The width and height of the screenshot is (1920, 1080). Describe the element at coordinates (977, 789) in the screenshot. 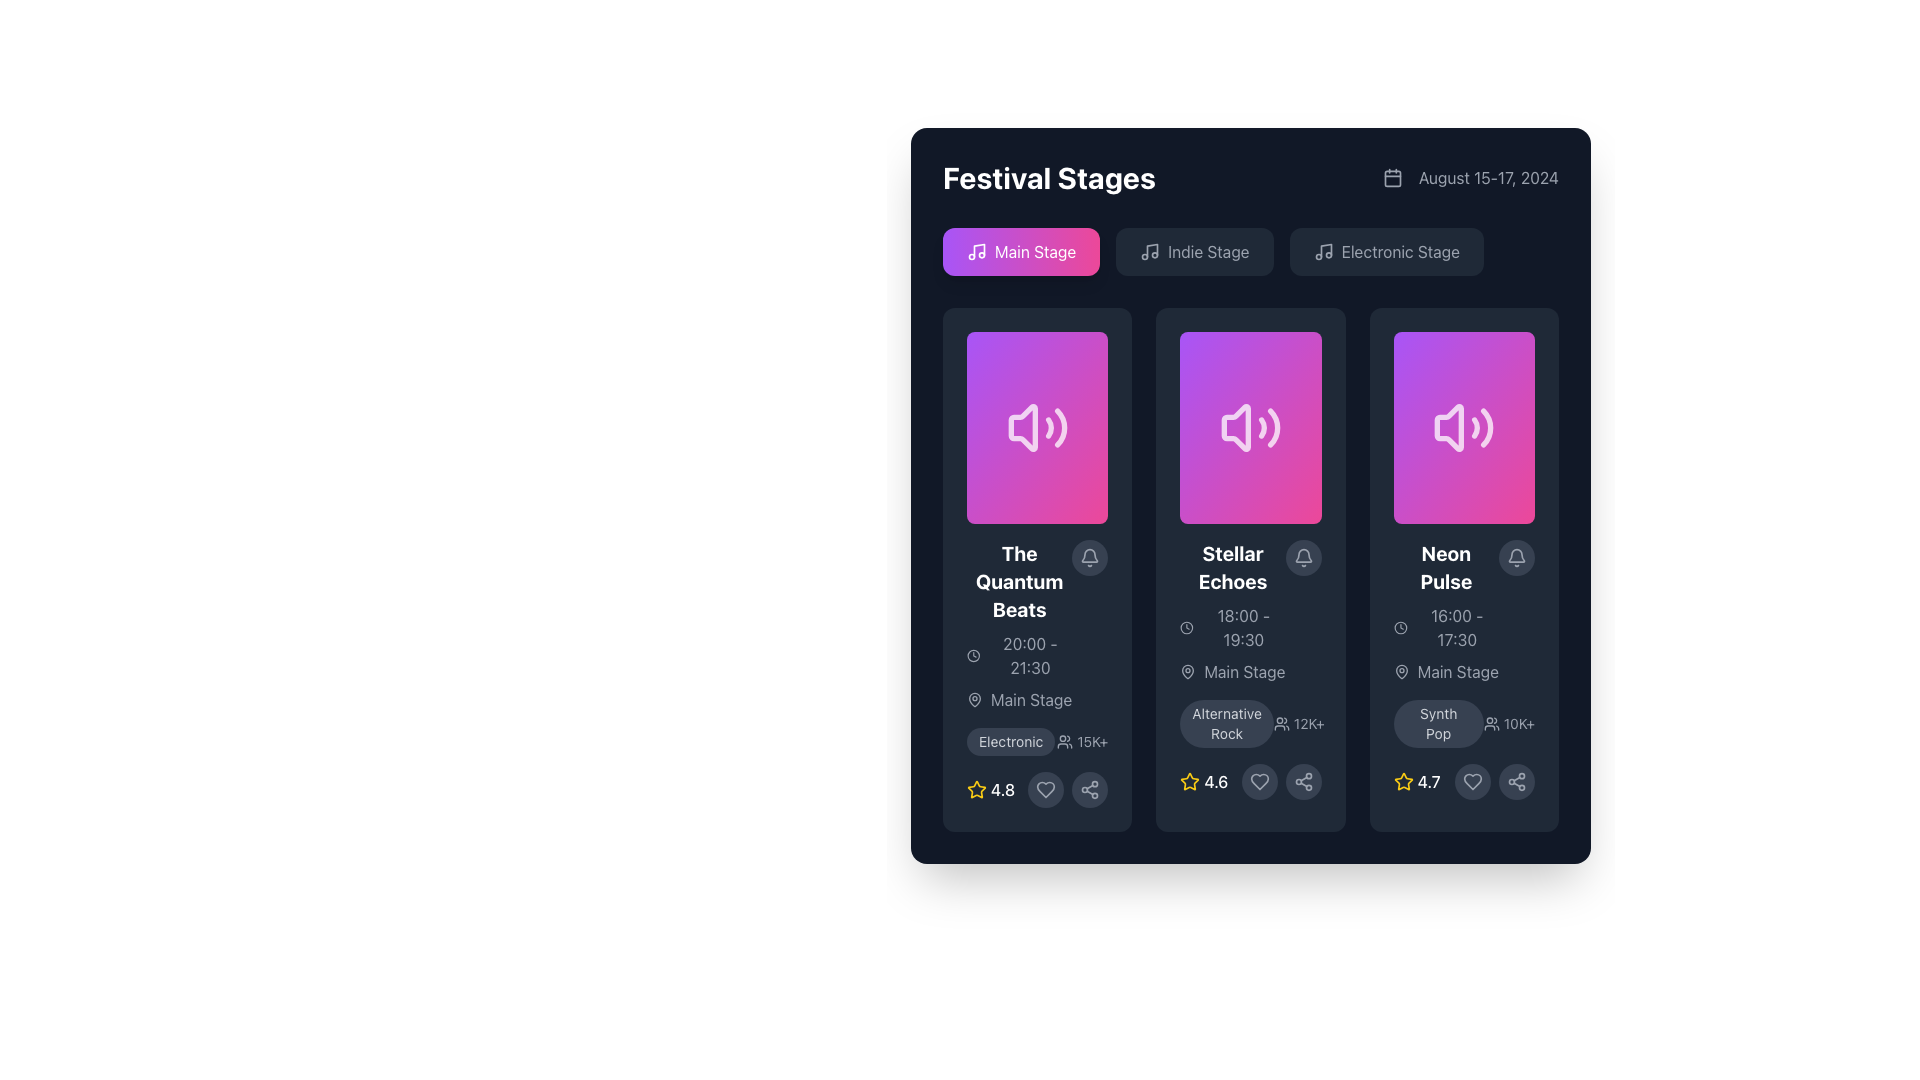

I see `the star icon with a yellow outline next to the text '4.8' in the first card from the left` at that location.